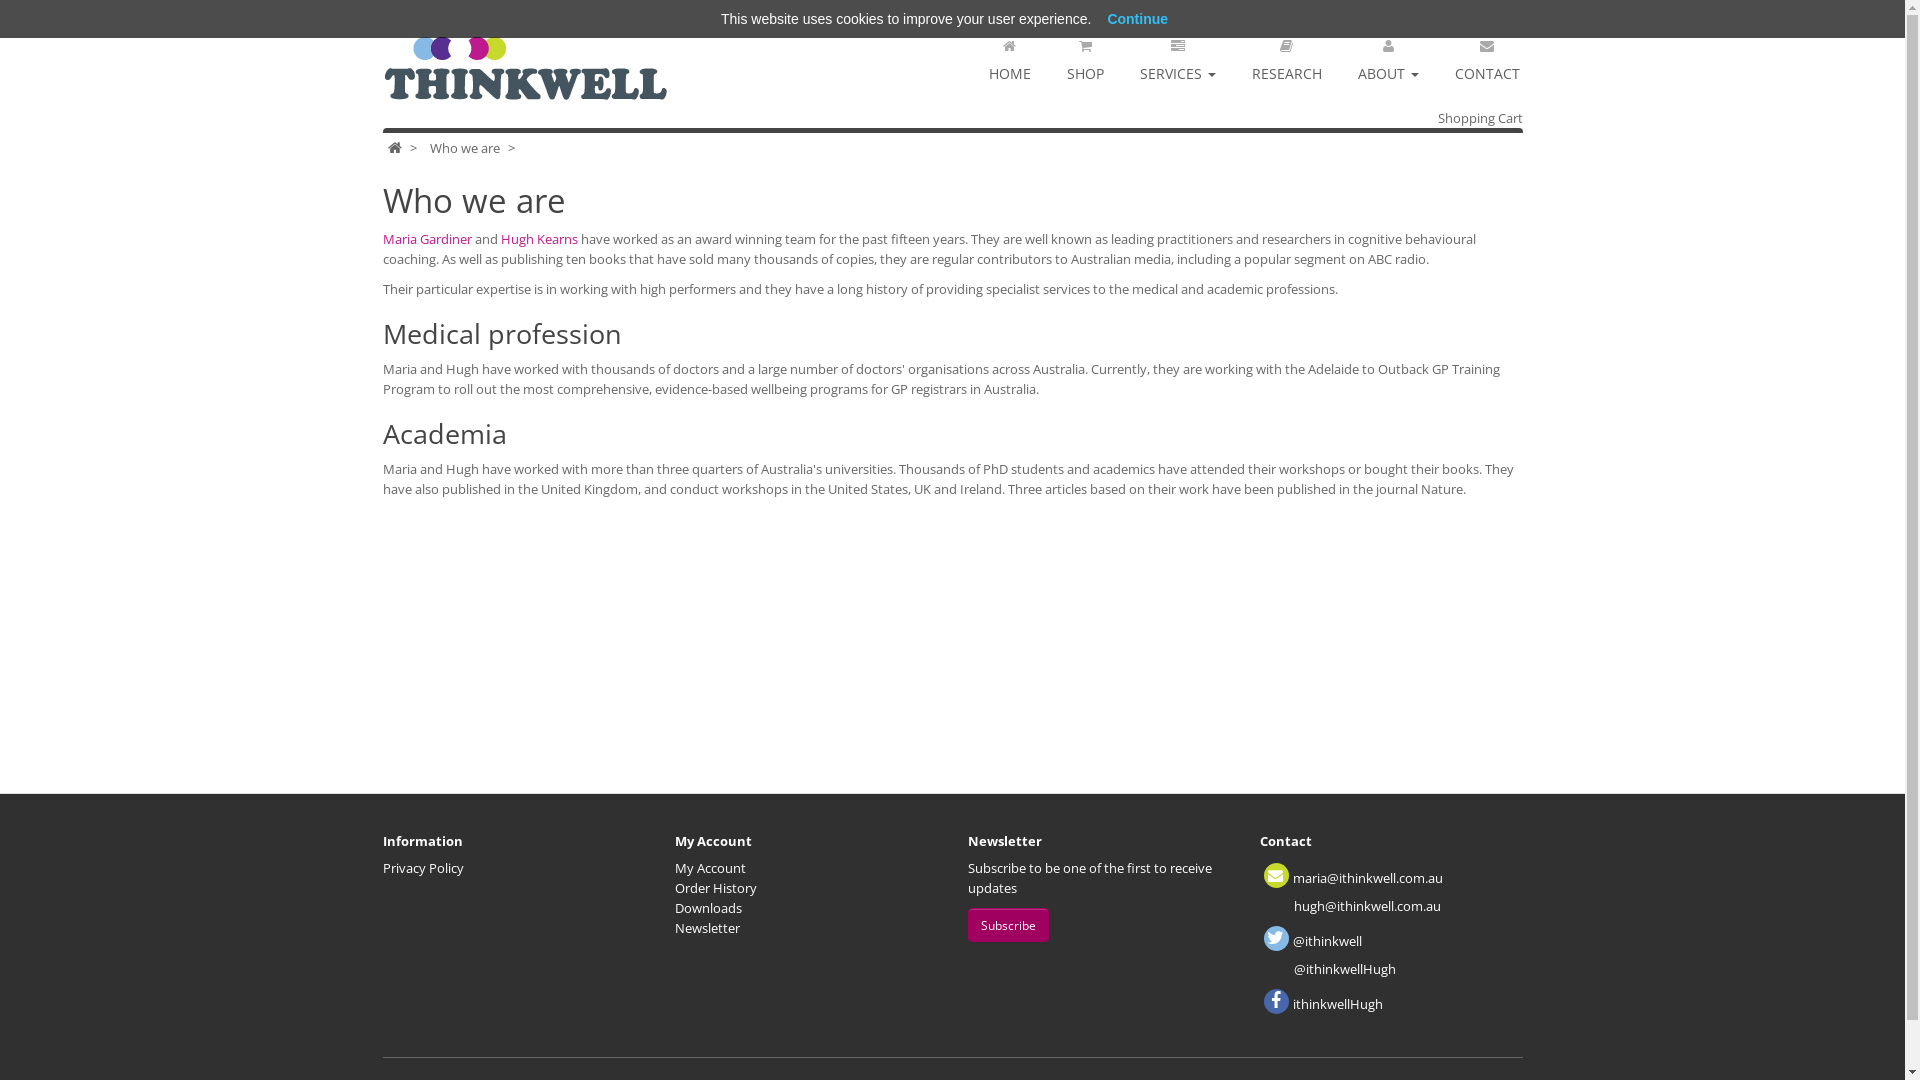 The width and height of the screenshot is (1920, 1080). I want to click on 'CONTACT', so click(1486, 53).